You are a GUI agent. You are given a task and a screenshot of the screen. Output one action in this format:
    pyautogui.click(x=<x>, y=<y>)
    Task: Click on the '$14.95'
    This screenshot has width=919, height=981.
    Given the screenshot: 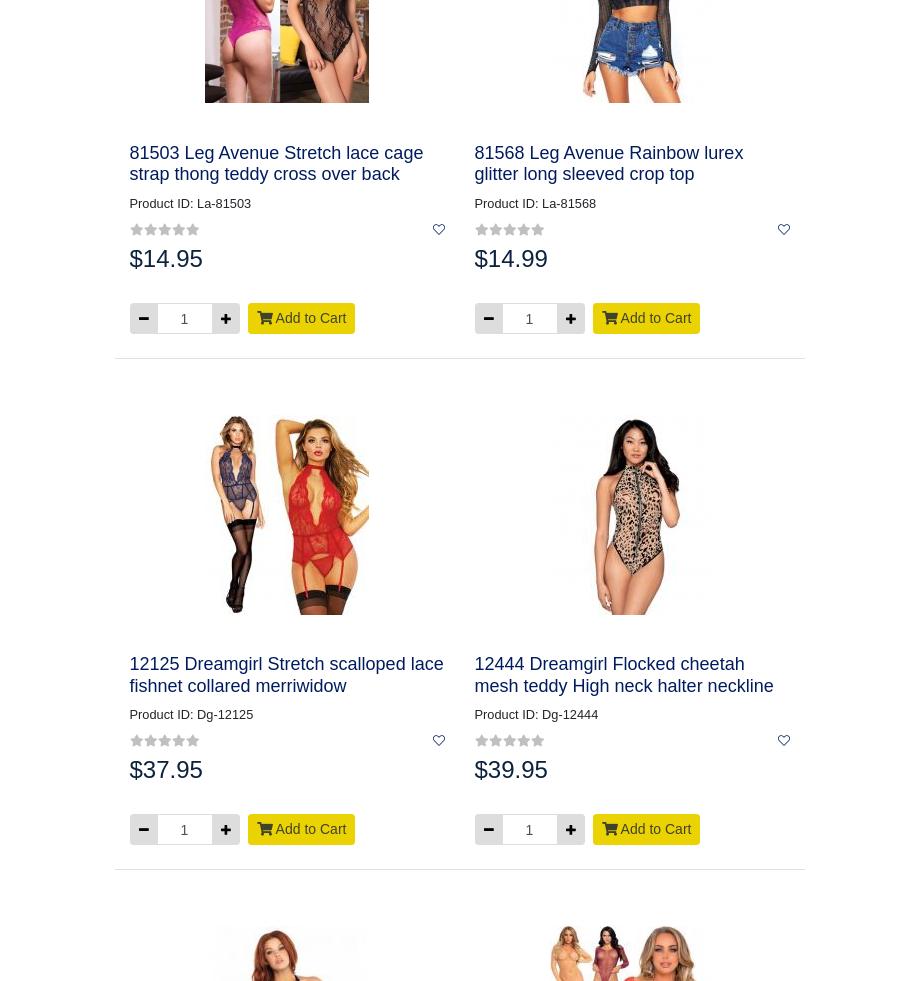 What is the action you would take?
    pyautogui.click(x=164, y=257)
    